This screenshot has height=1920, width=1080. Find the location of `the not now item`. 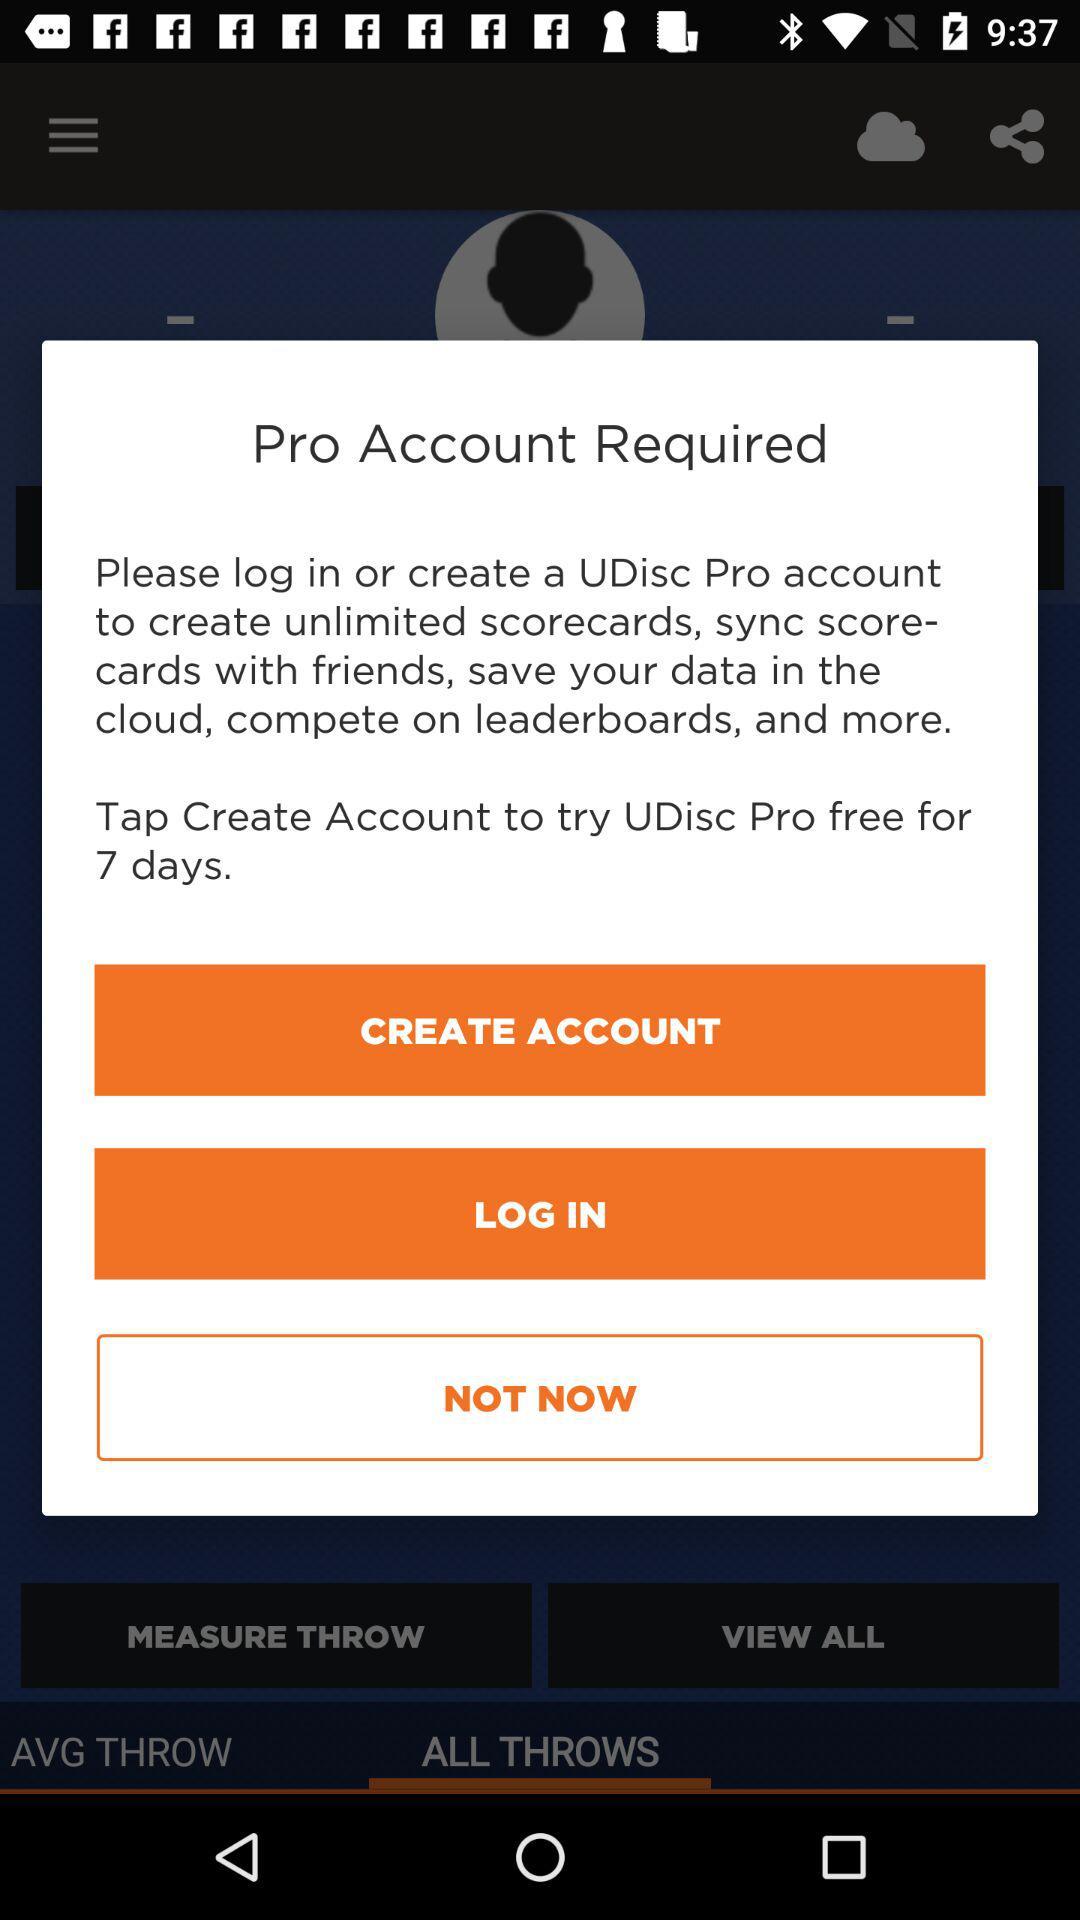

the not now item is located at coordinates (540, 1396).